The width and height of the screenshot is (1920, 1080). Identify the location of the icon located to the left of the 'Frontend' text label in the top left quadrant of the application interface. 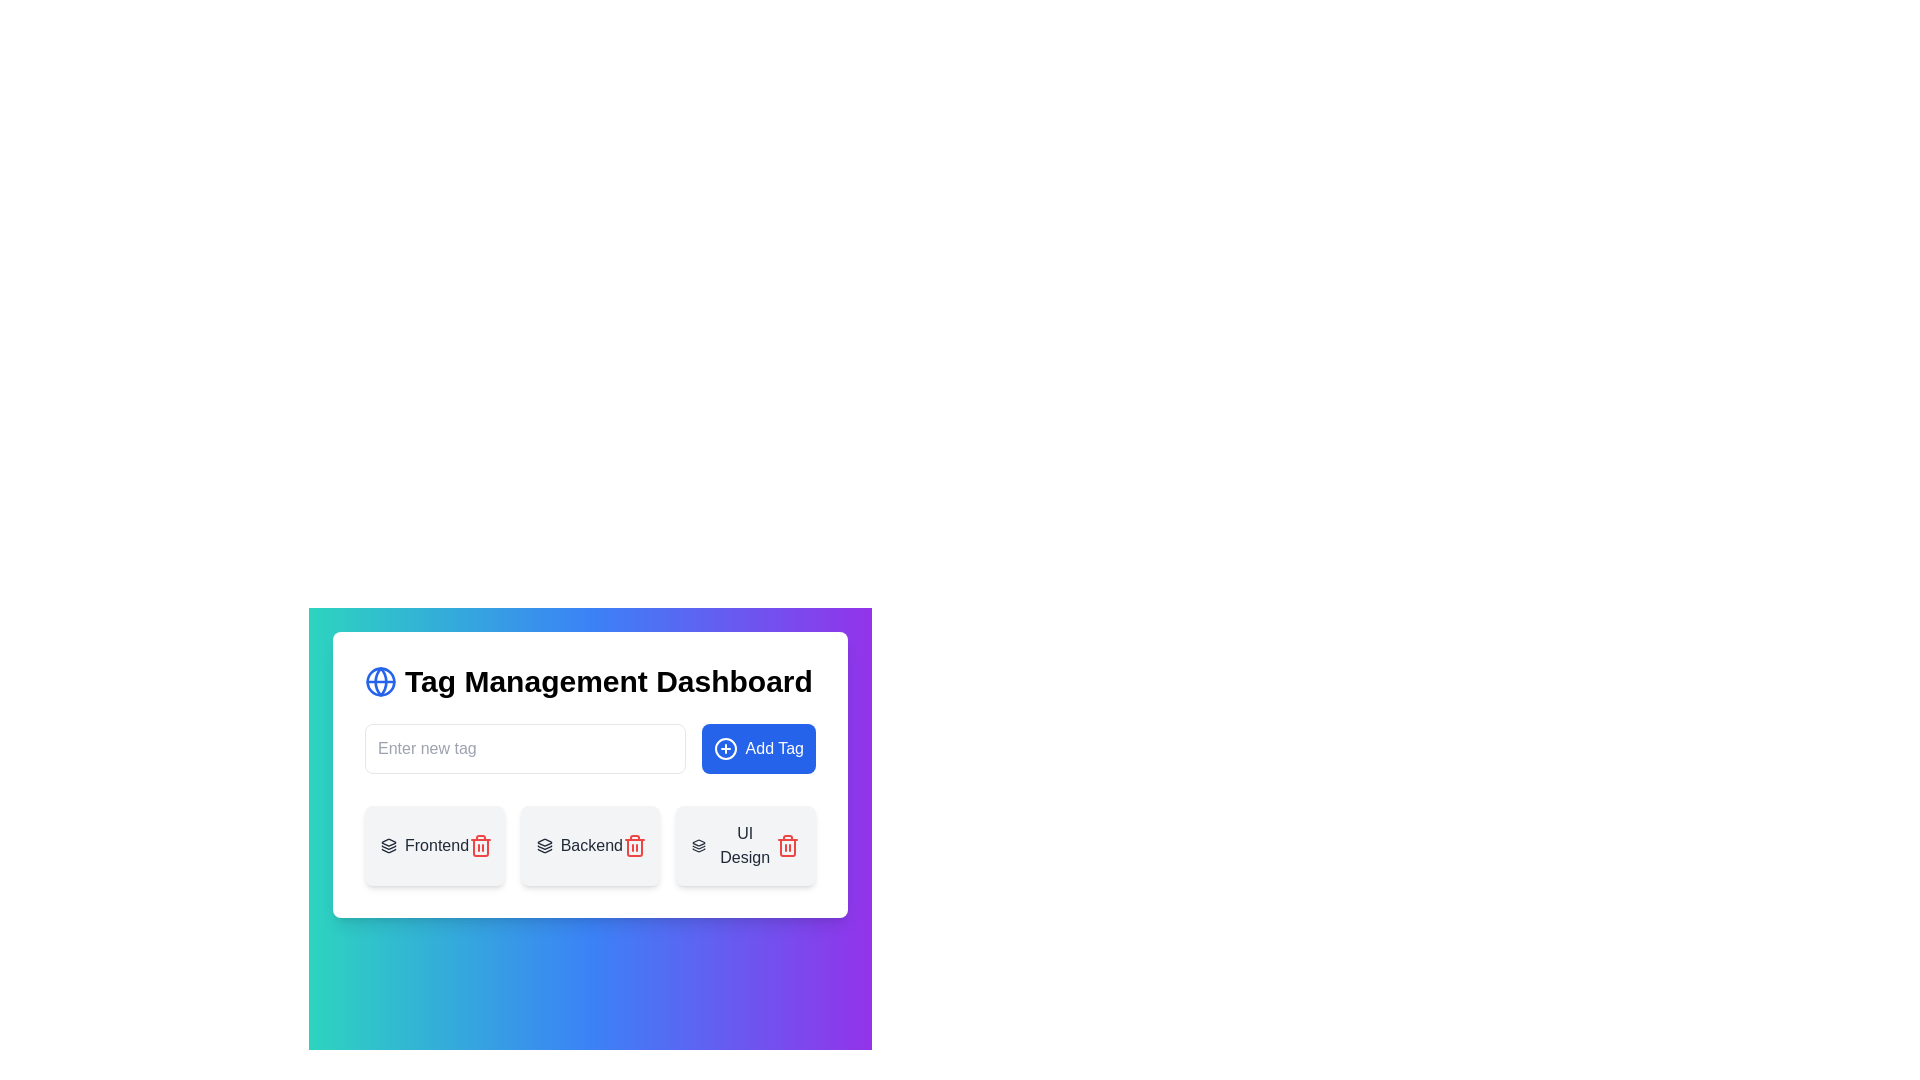
(388, 845).